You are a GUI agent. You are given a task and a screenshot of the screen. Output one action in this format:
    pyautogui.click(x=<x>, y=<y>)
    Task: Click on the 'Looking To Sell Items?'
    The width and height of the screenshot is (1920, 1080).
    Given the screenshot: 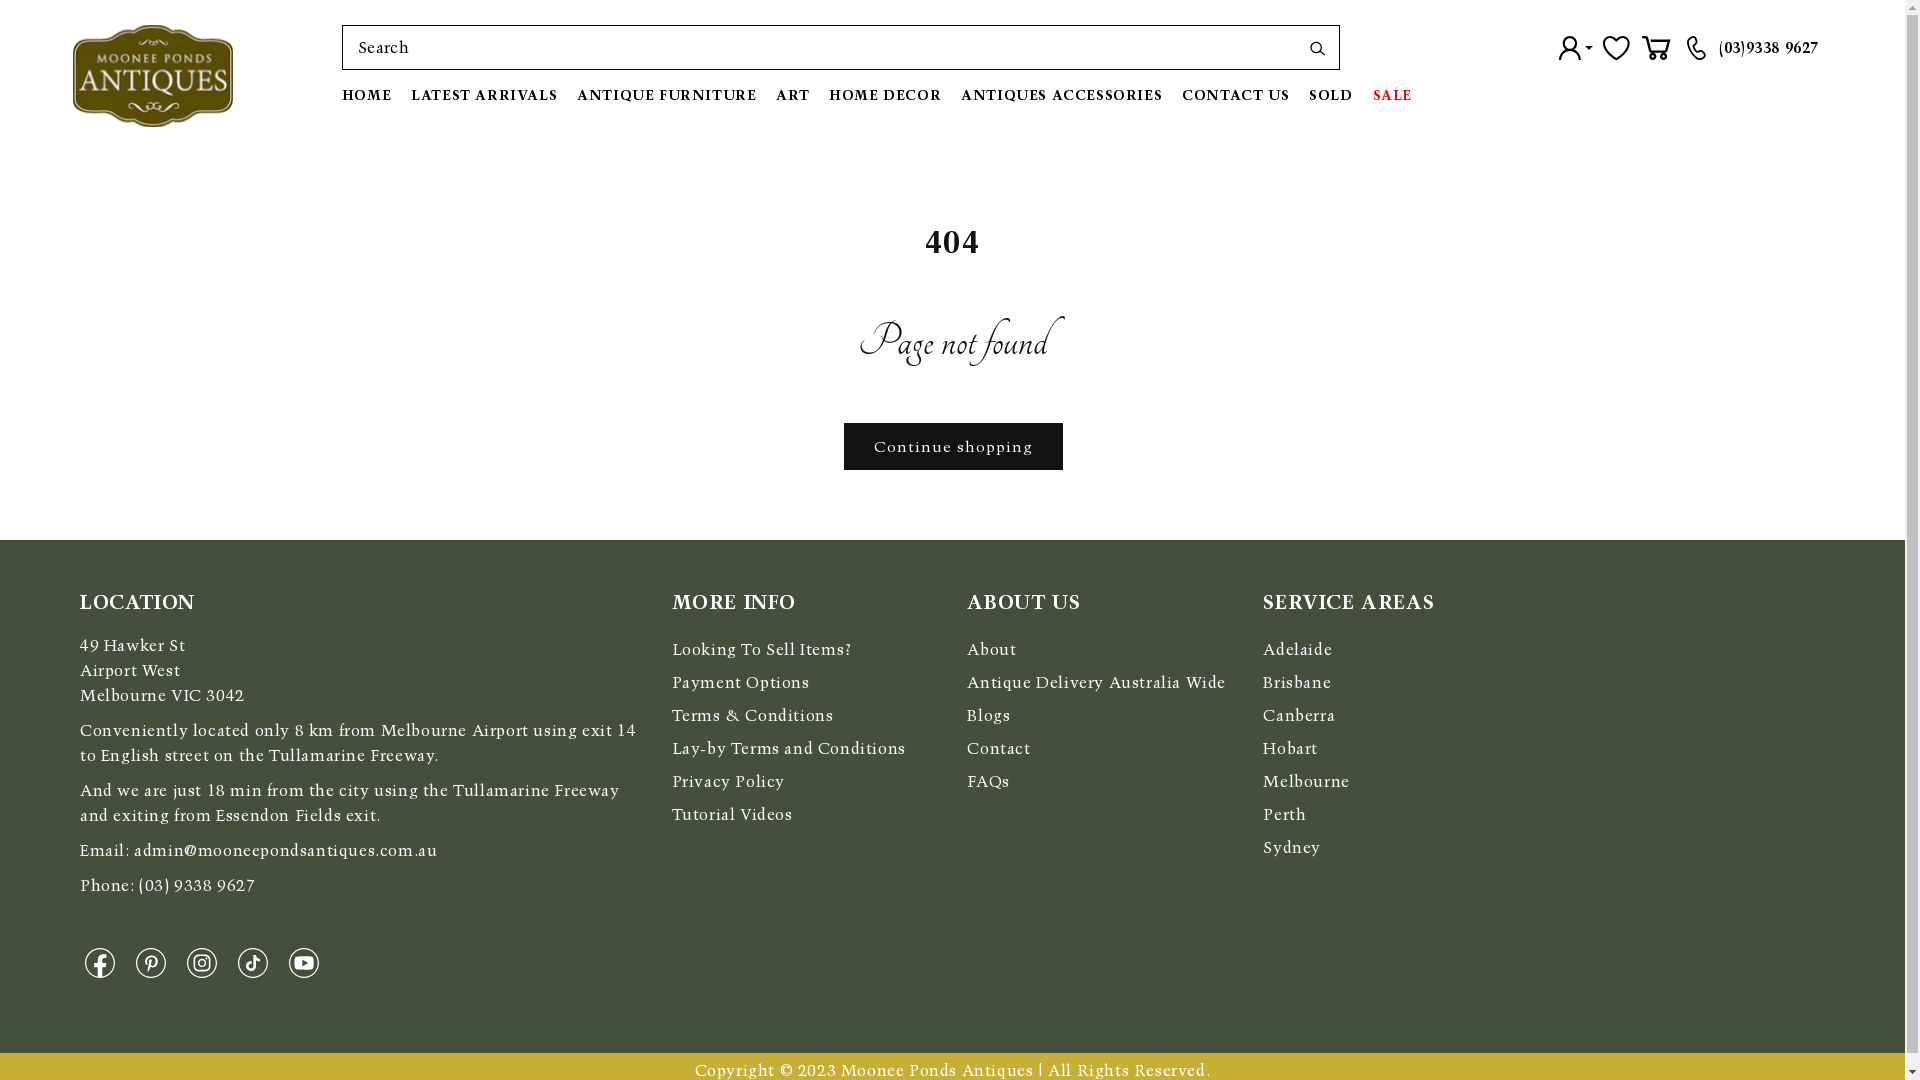 What is the action you would take?
    pyautogui.click(x=672, y=649)
    